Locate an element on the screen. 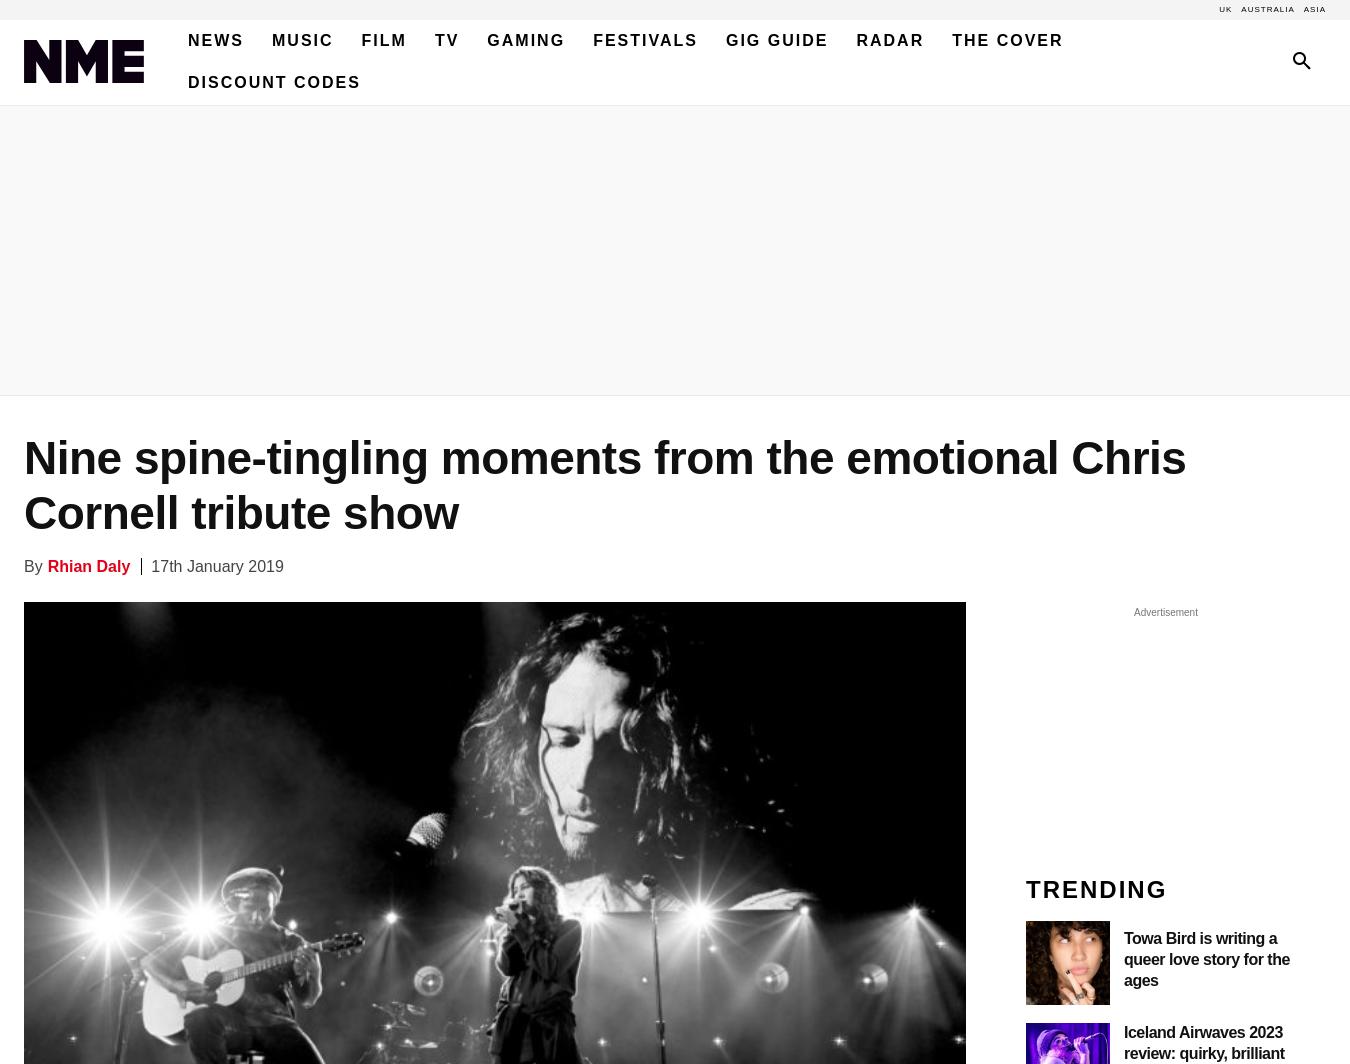  'Towa Bird is writing a queer love story for the ages' is located at coordinates (1124, 958).